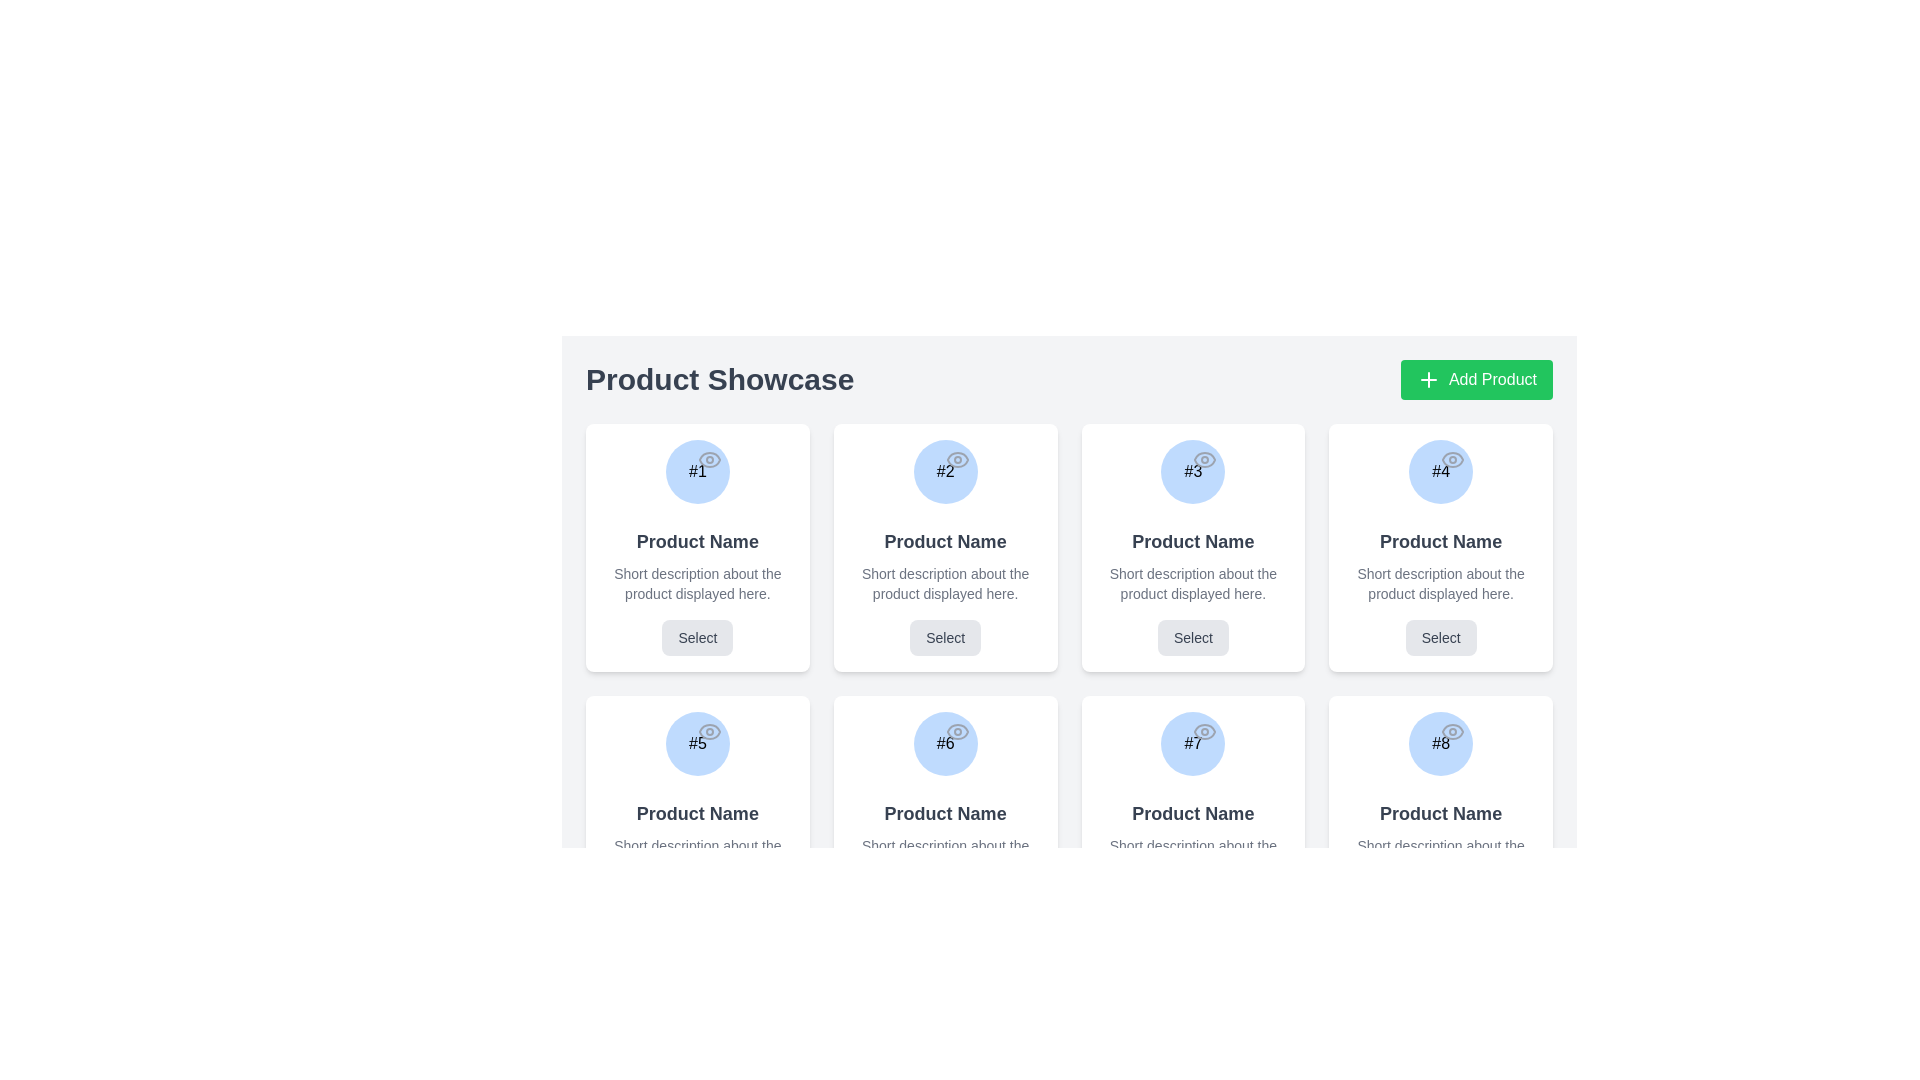 The image size is (1920, 1080). Describe the element at coordinates (1477, 380) in the screenshot. I see `the 'Add Product' button located at the top-right corner of the 'Product Showcase' section` at that location.